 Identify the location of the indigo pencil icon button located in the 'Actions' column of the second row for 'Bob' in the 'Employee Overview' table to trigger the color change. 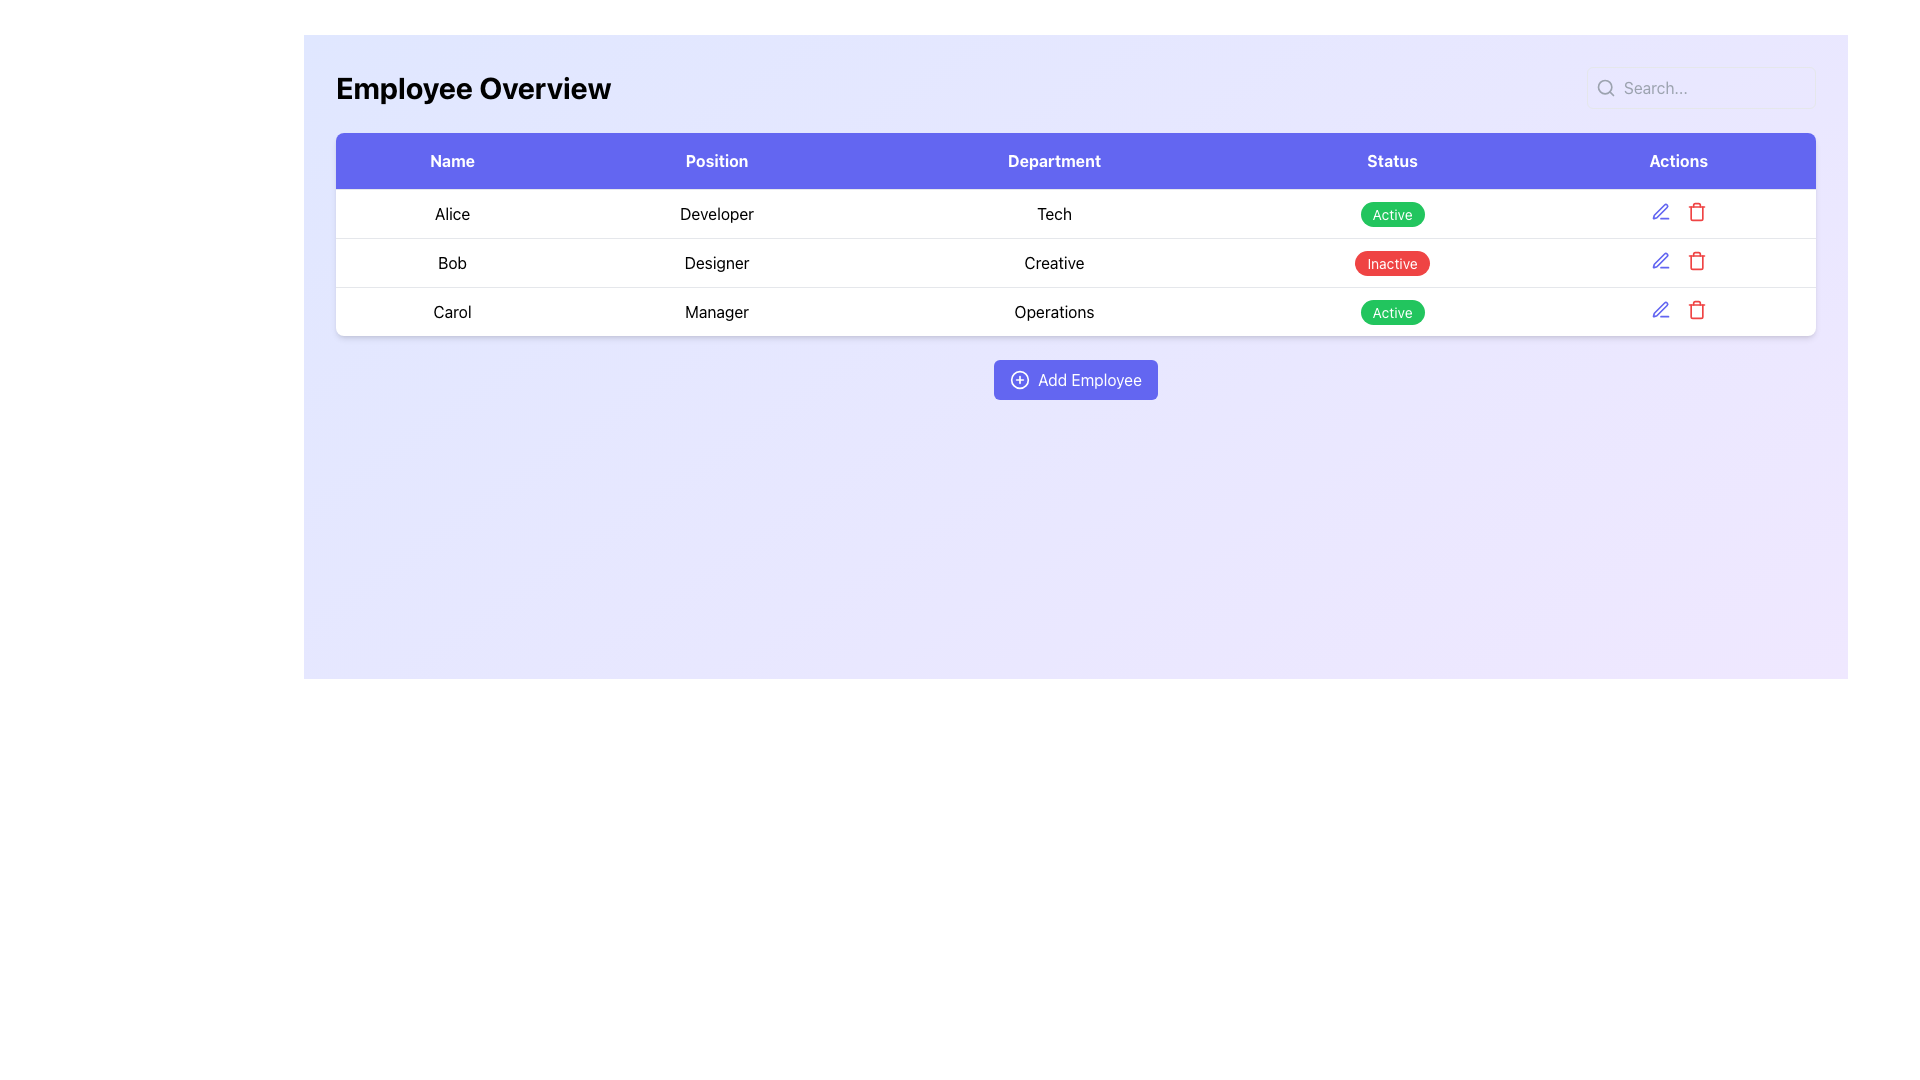
(1660, 212).